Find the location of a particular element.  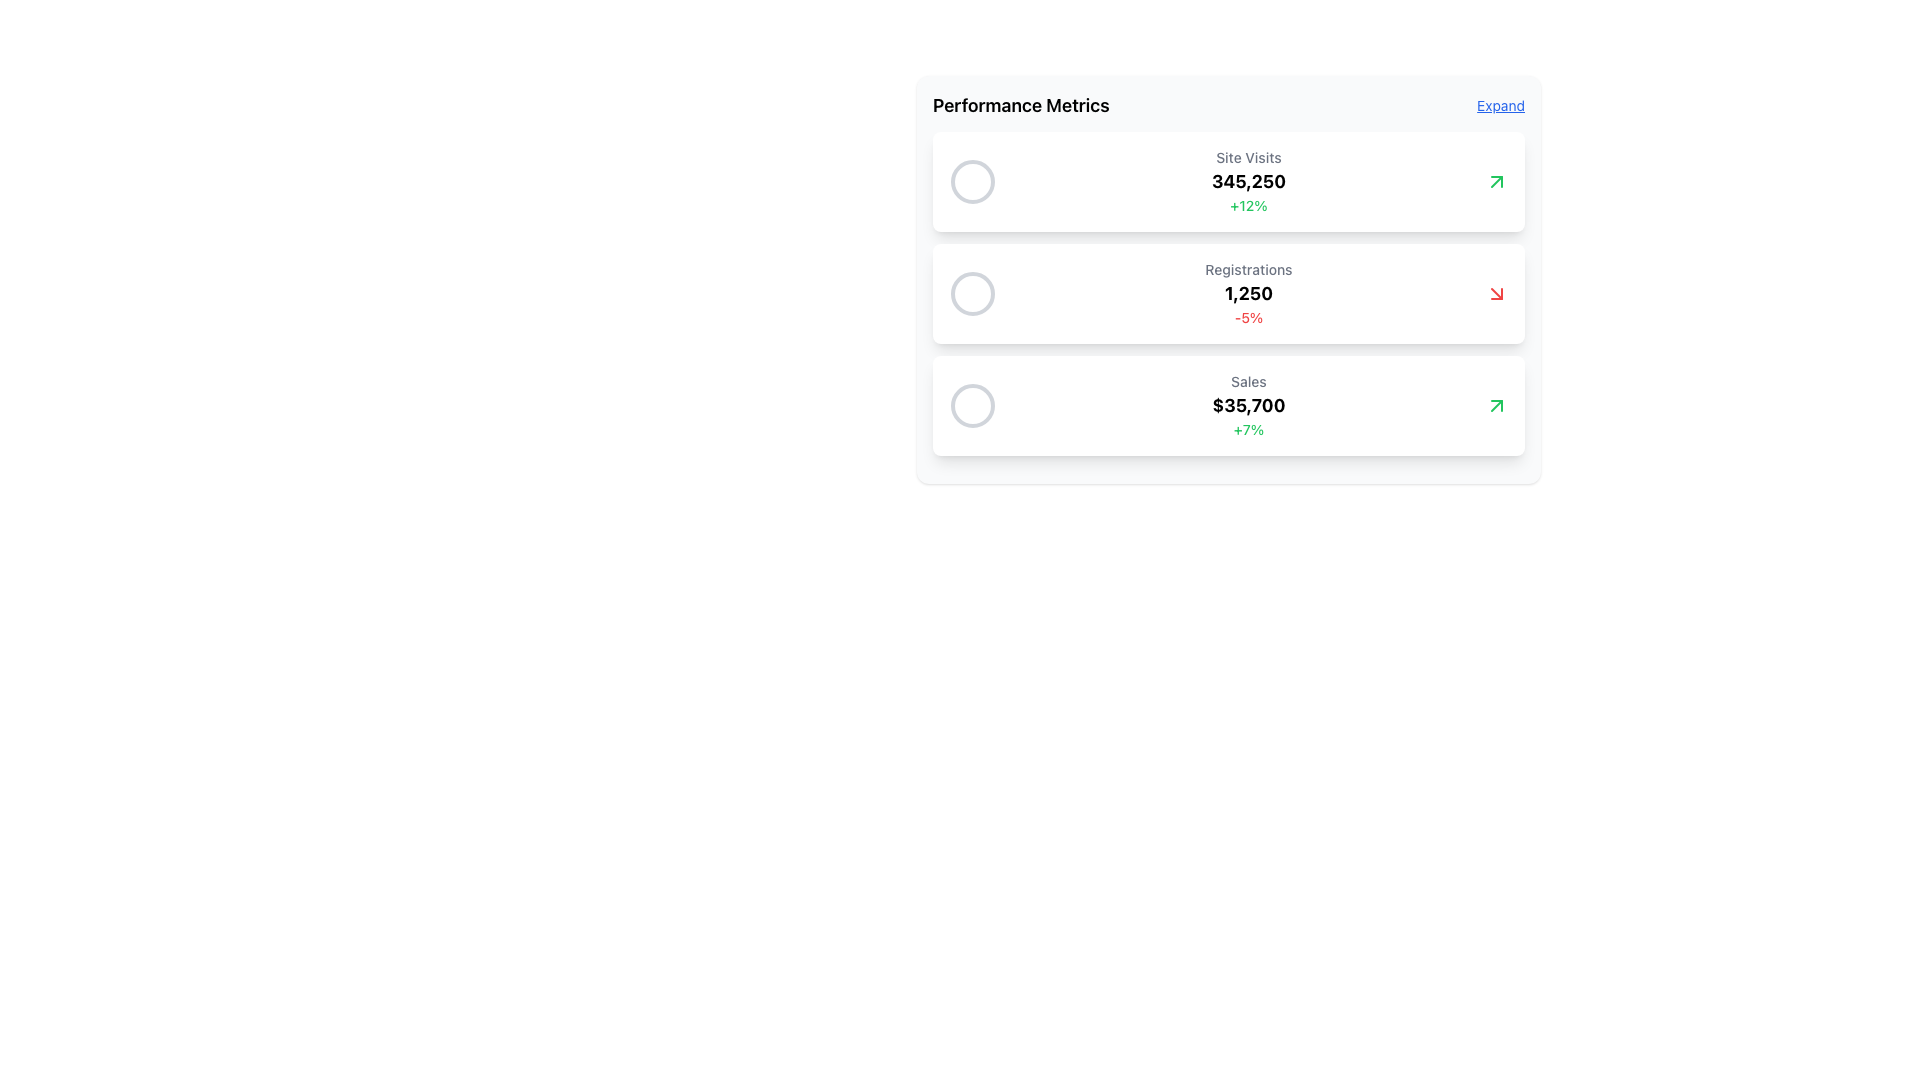

the 'Performance Metrics' text label located at the top-left corner of the metrics display section is located at coordinates (1021, 105).